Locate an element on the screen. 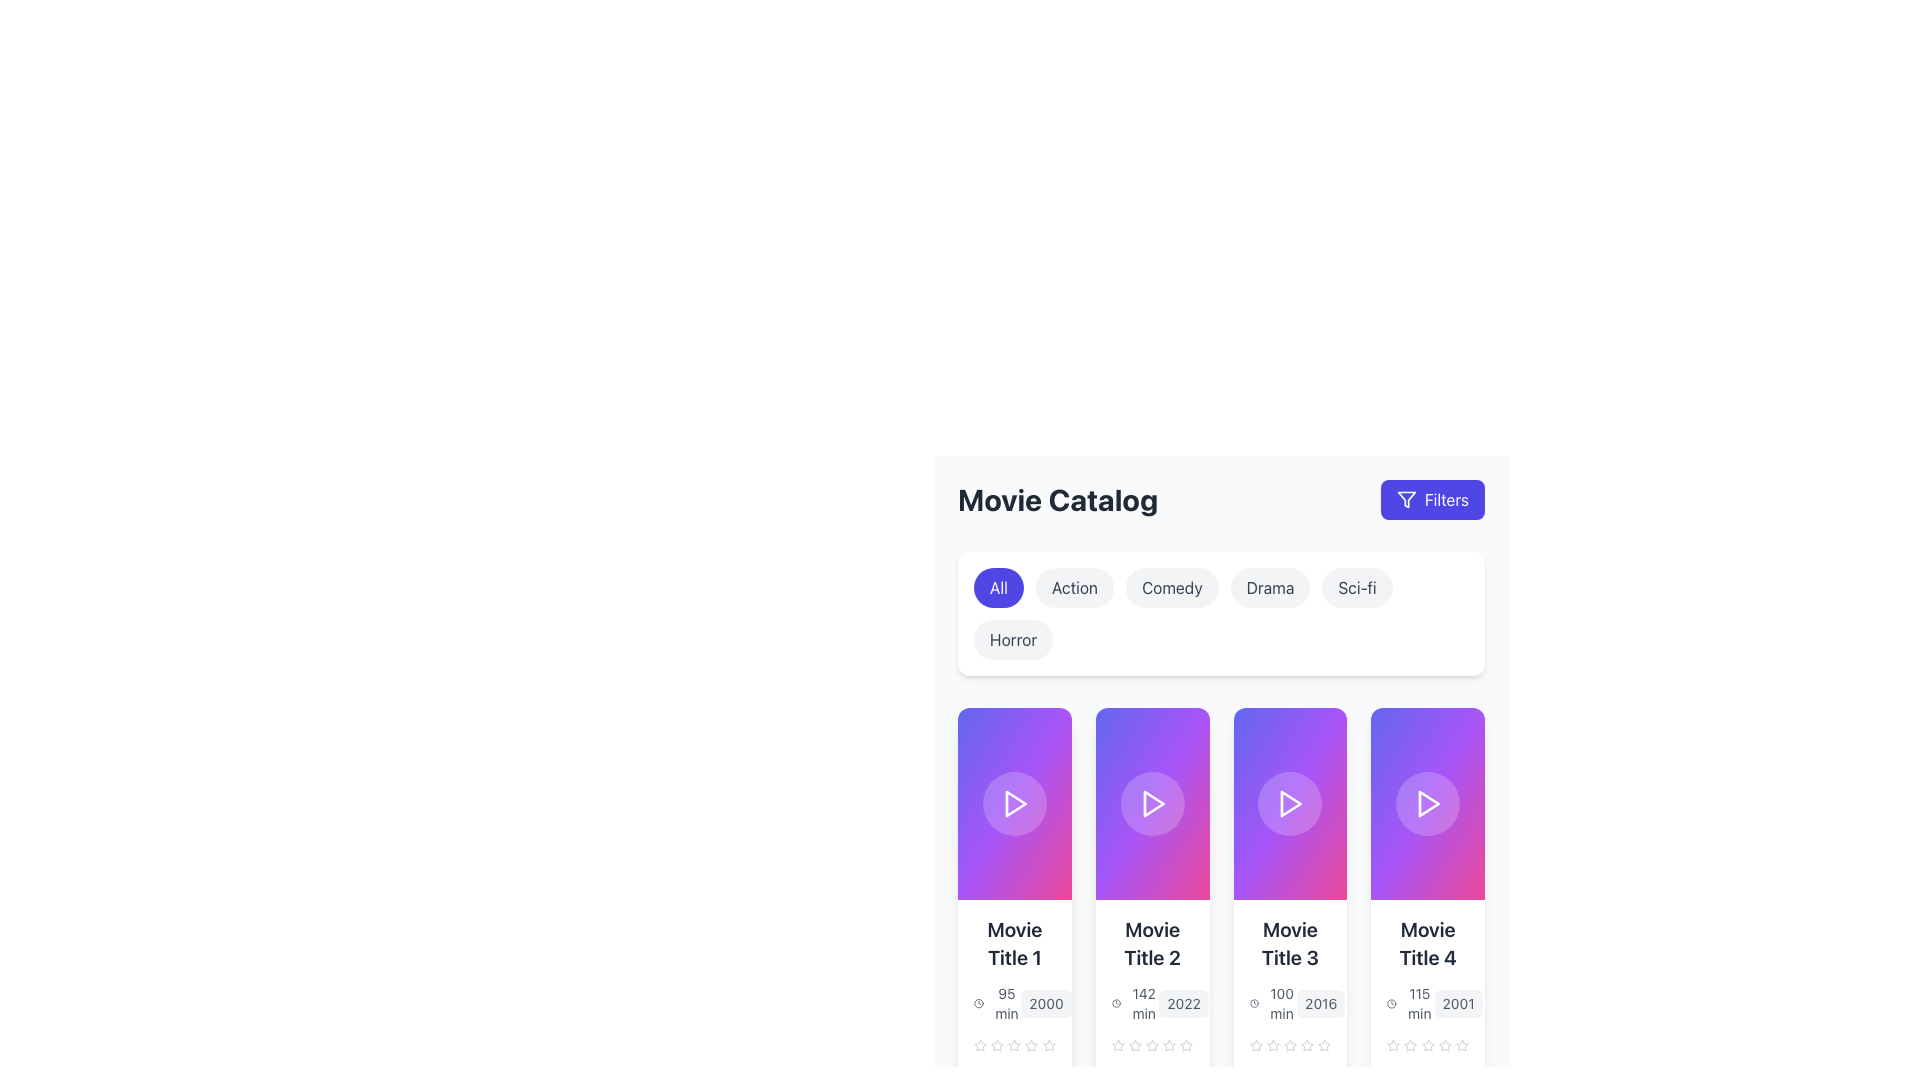 This screenshot has width=1920, height=1080. the text label displaying '100 min' located below 'Movie Title 3' in the movie card interface is located at coordinates (1282, 1003).